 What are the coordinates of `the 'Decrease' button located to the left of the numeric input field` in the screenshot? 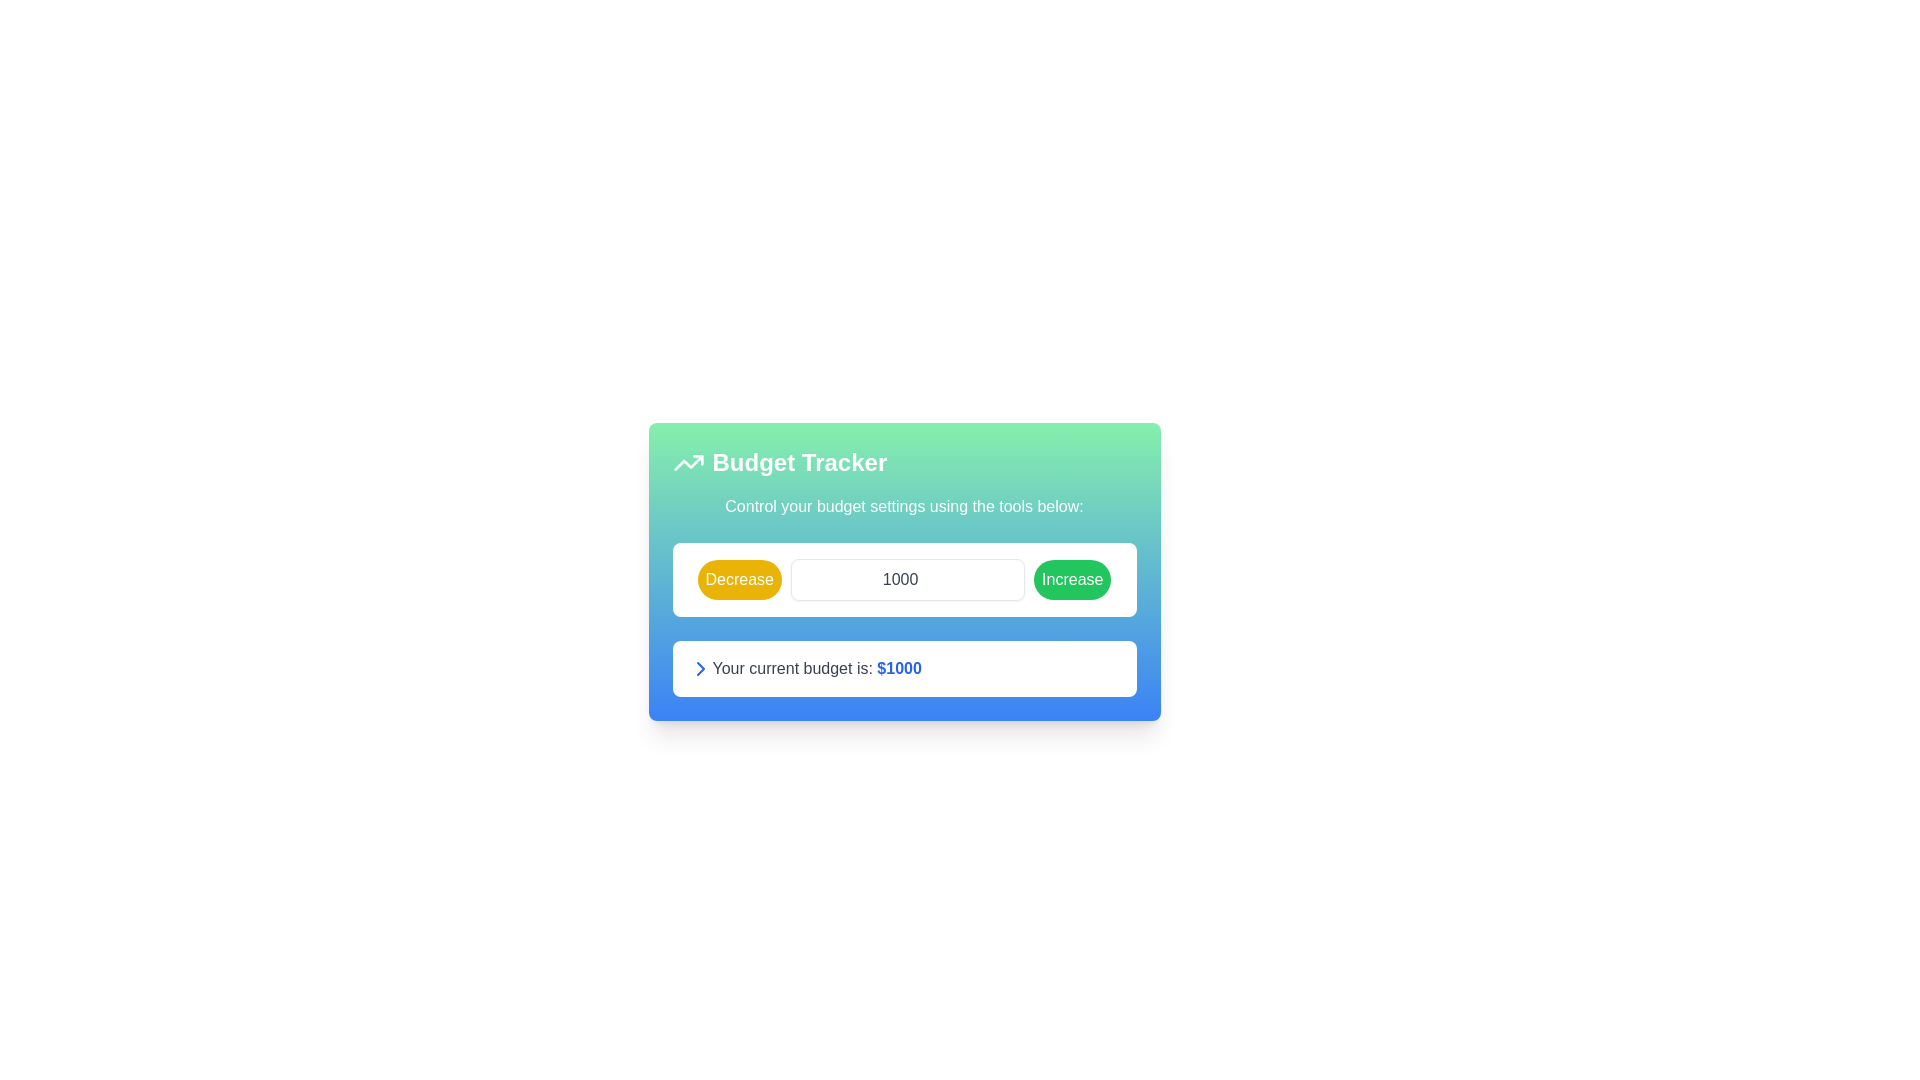 It's located at (738, 579).